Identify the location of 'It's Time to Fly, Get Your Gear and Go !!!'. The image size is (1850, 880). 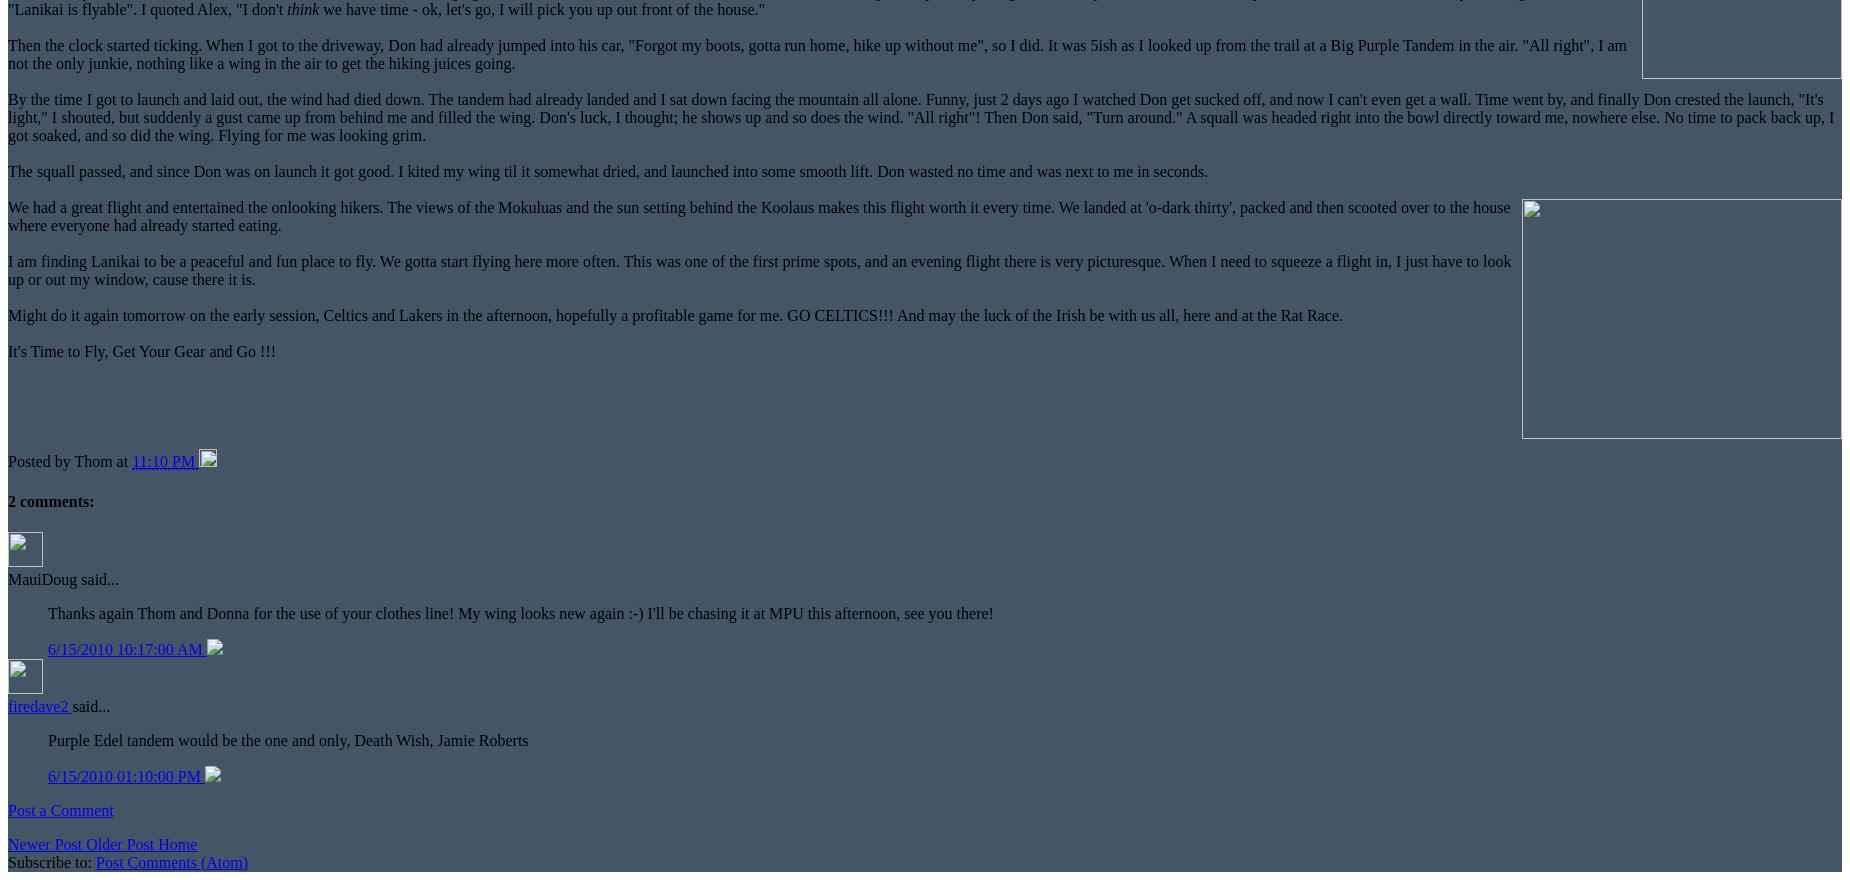
(6, 351).